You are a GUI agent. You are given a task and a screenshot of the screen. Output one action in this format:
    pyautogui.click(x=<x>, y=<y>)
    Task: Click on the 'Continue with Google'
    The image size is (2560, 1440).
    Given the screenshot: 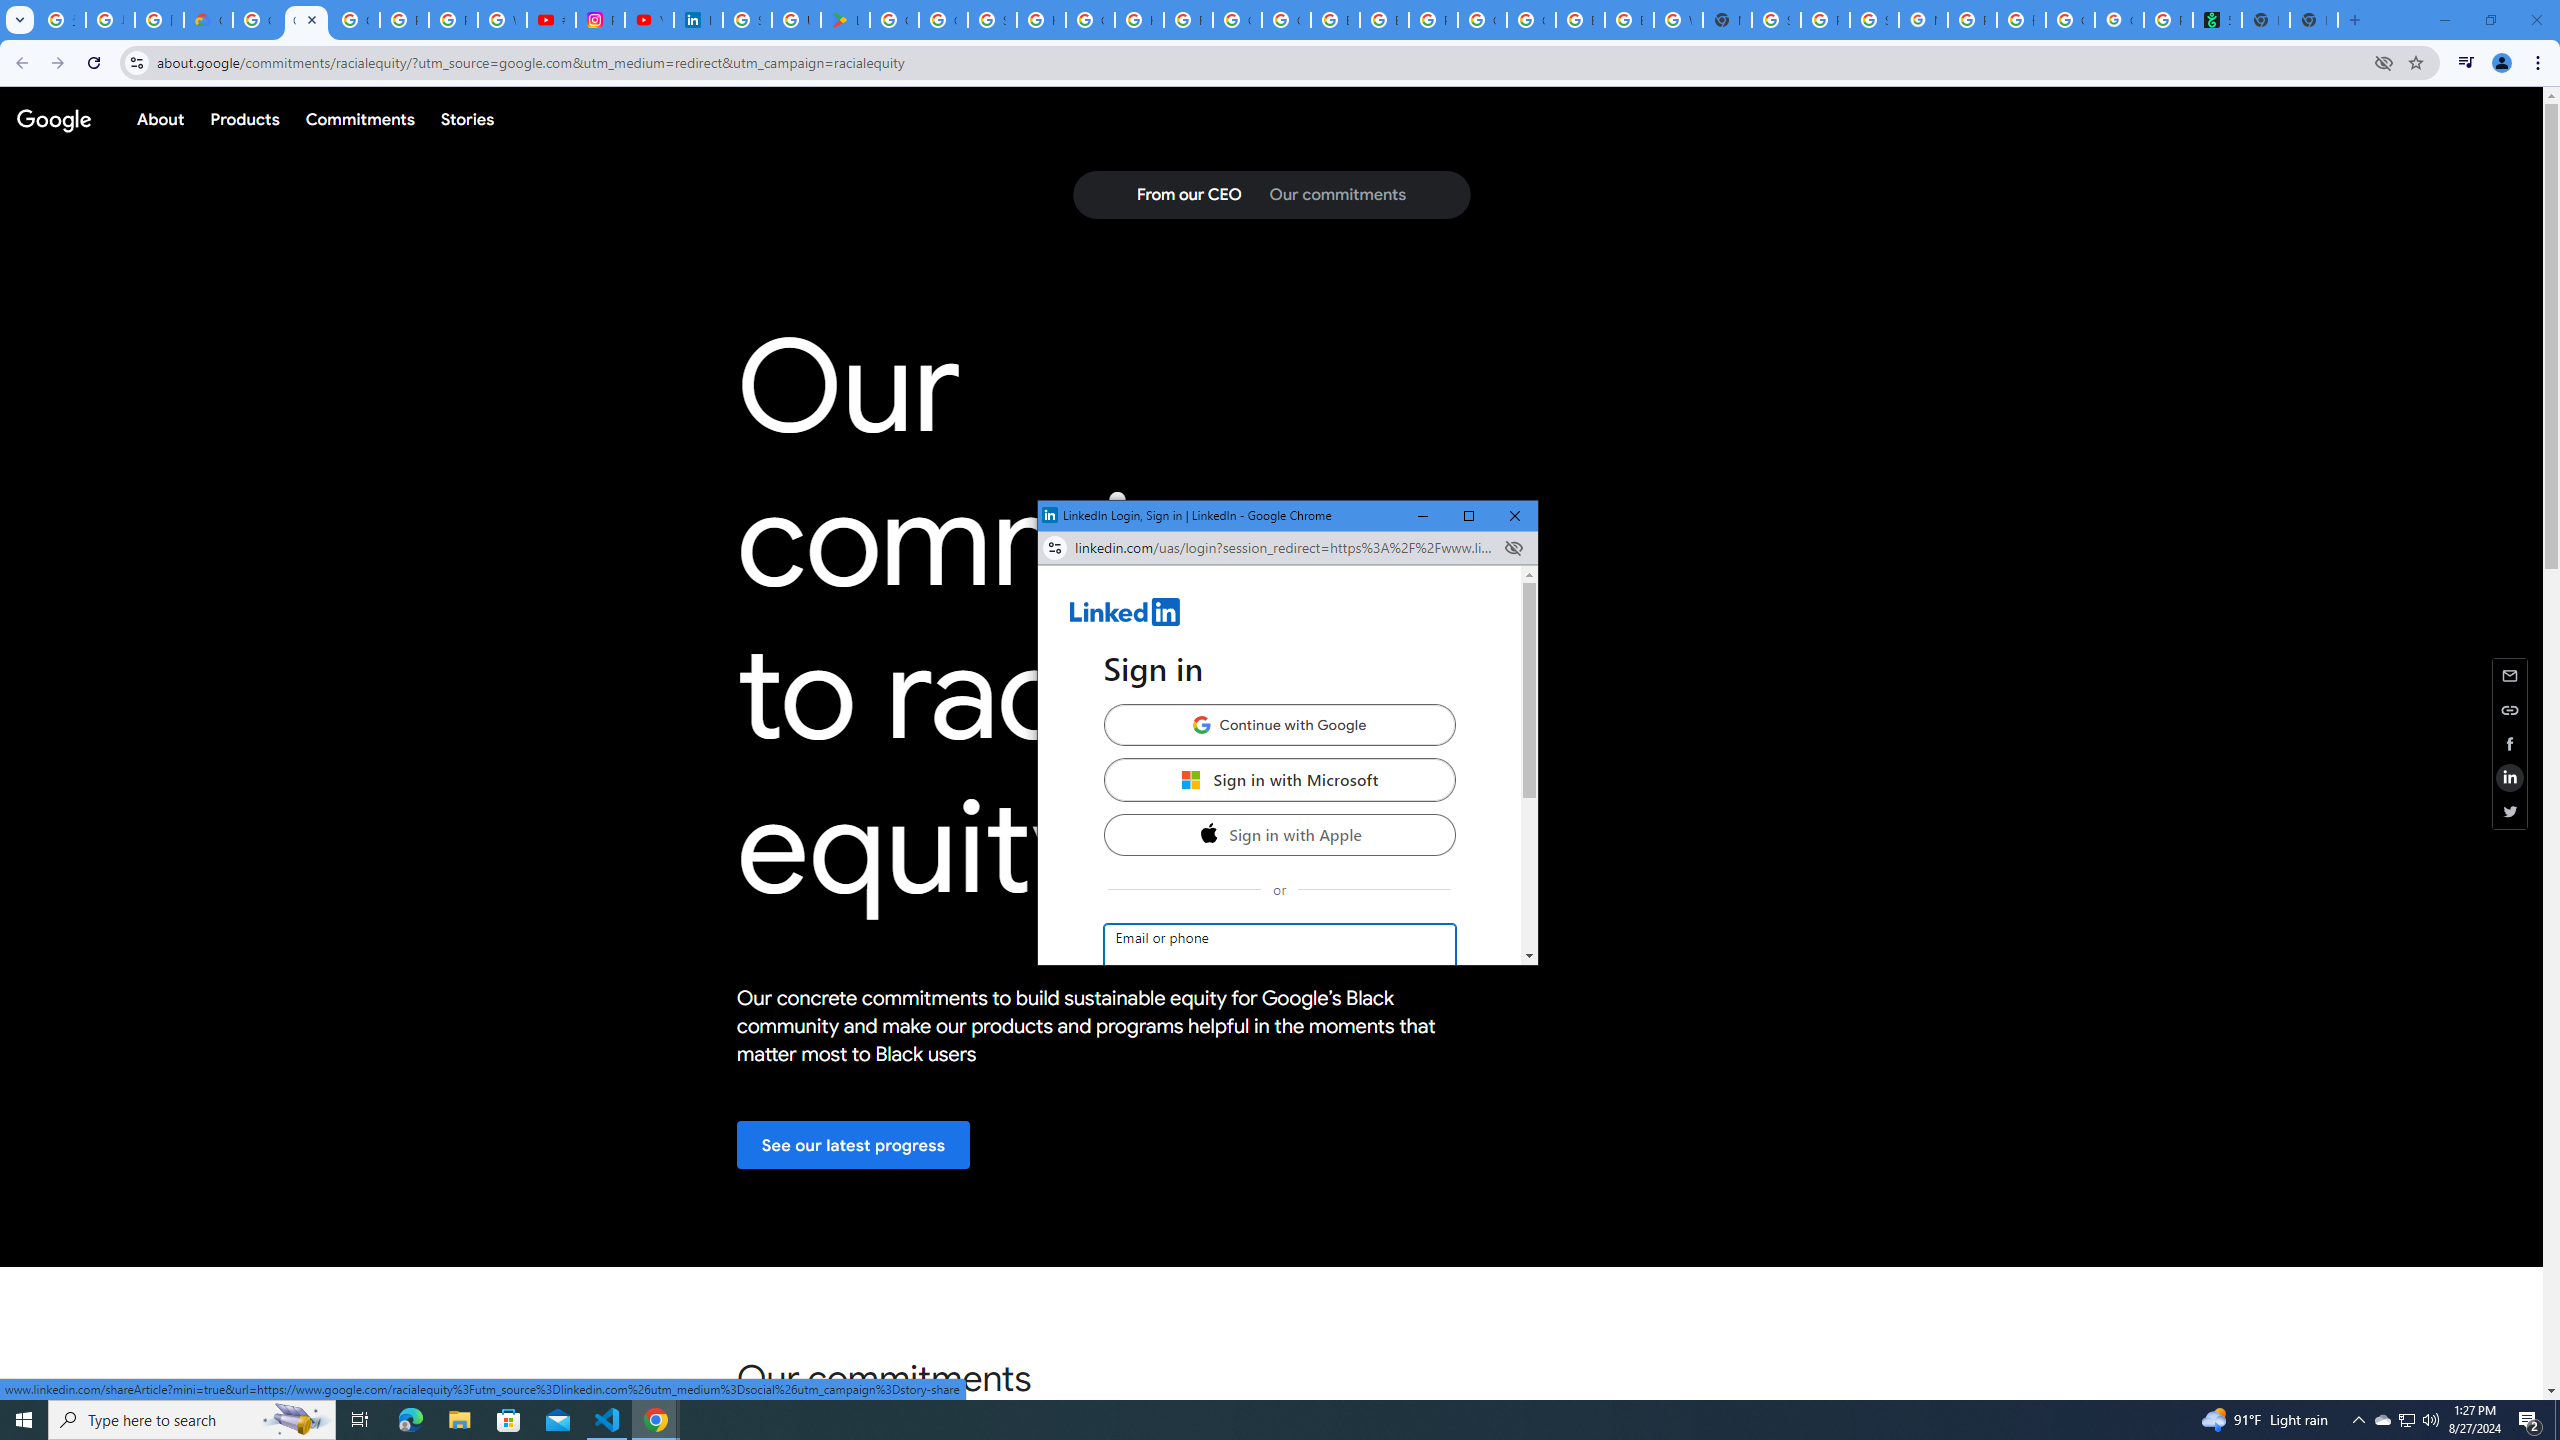 What is the action you would take?
    pyautogui.click(x=1277, y=724)
    